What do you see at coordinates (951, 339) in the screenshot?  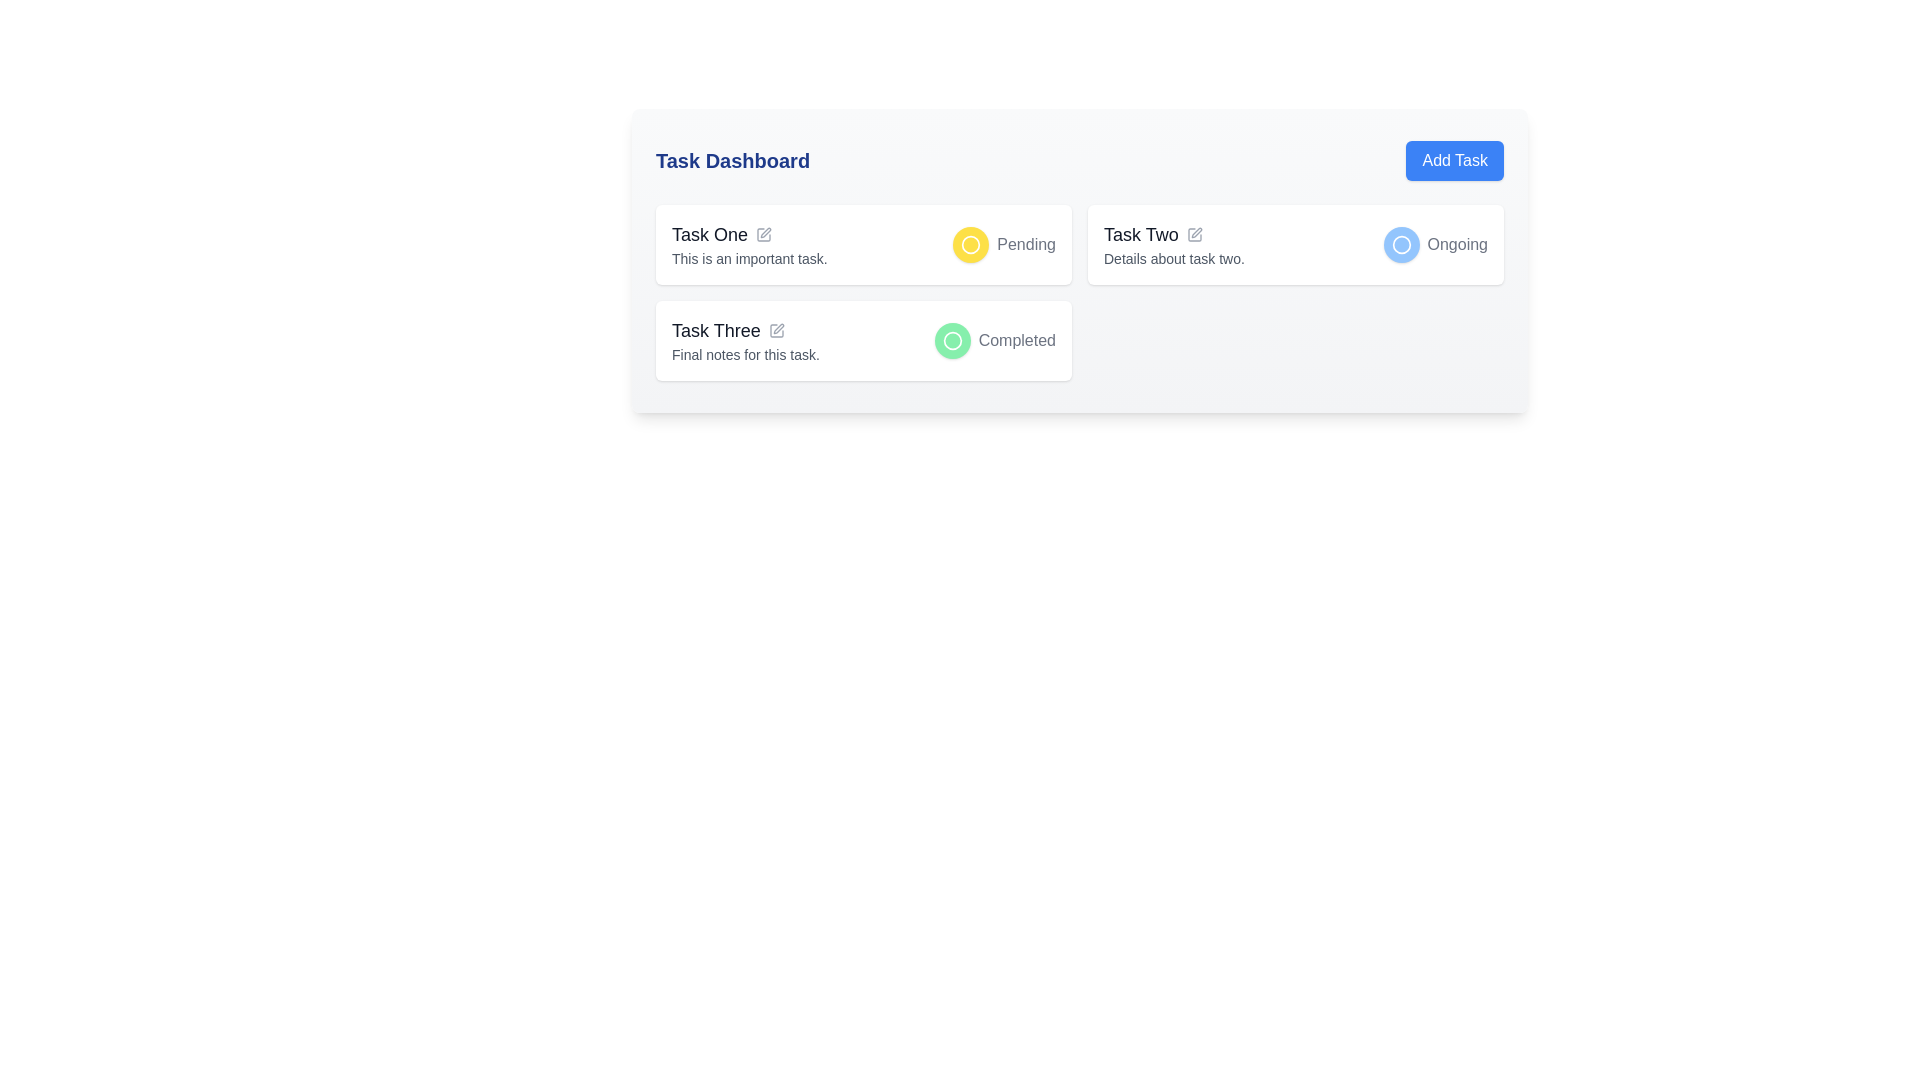 I see `the circular visual indicator associated with 'Task Three' in the task dashboard if interactive options are provided` at bounding box center [951, 339].